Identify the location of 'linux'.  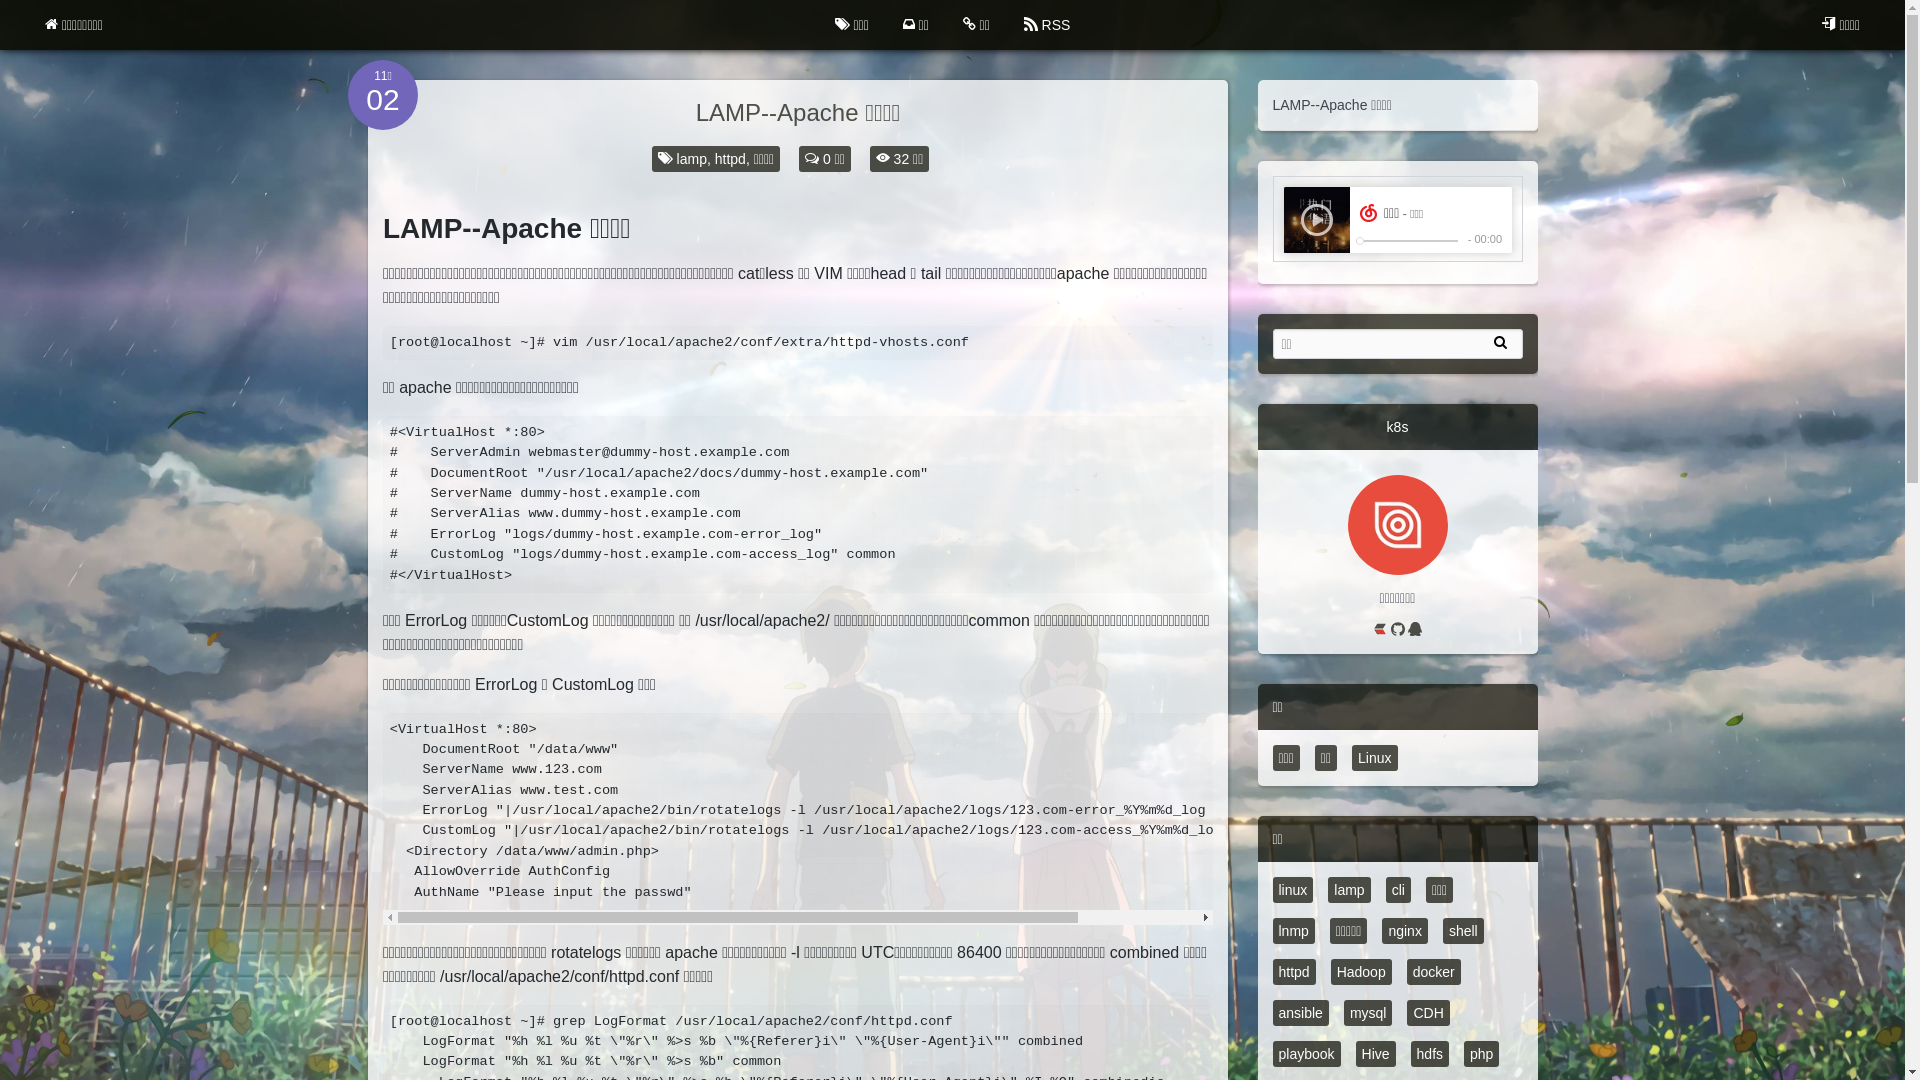
(1292, 889).